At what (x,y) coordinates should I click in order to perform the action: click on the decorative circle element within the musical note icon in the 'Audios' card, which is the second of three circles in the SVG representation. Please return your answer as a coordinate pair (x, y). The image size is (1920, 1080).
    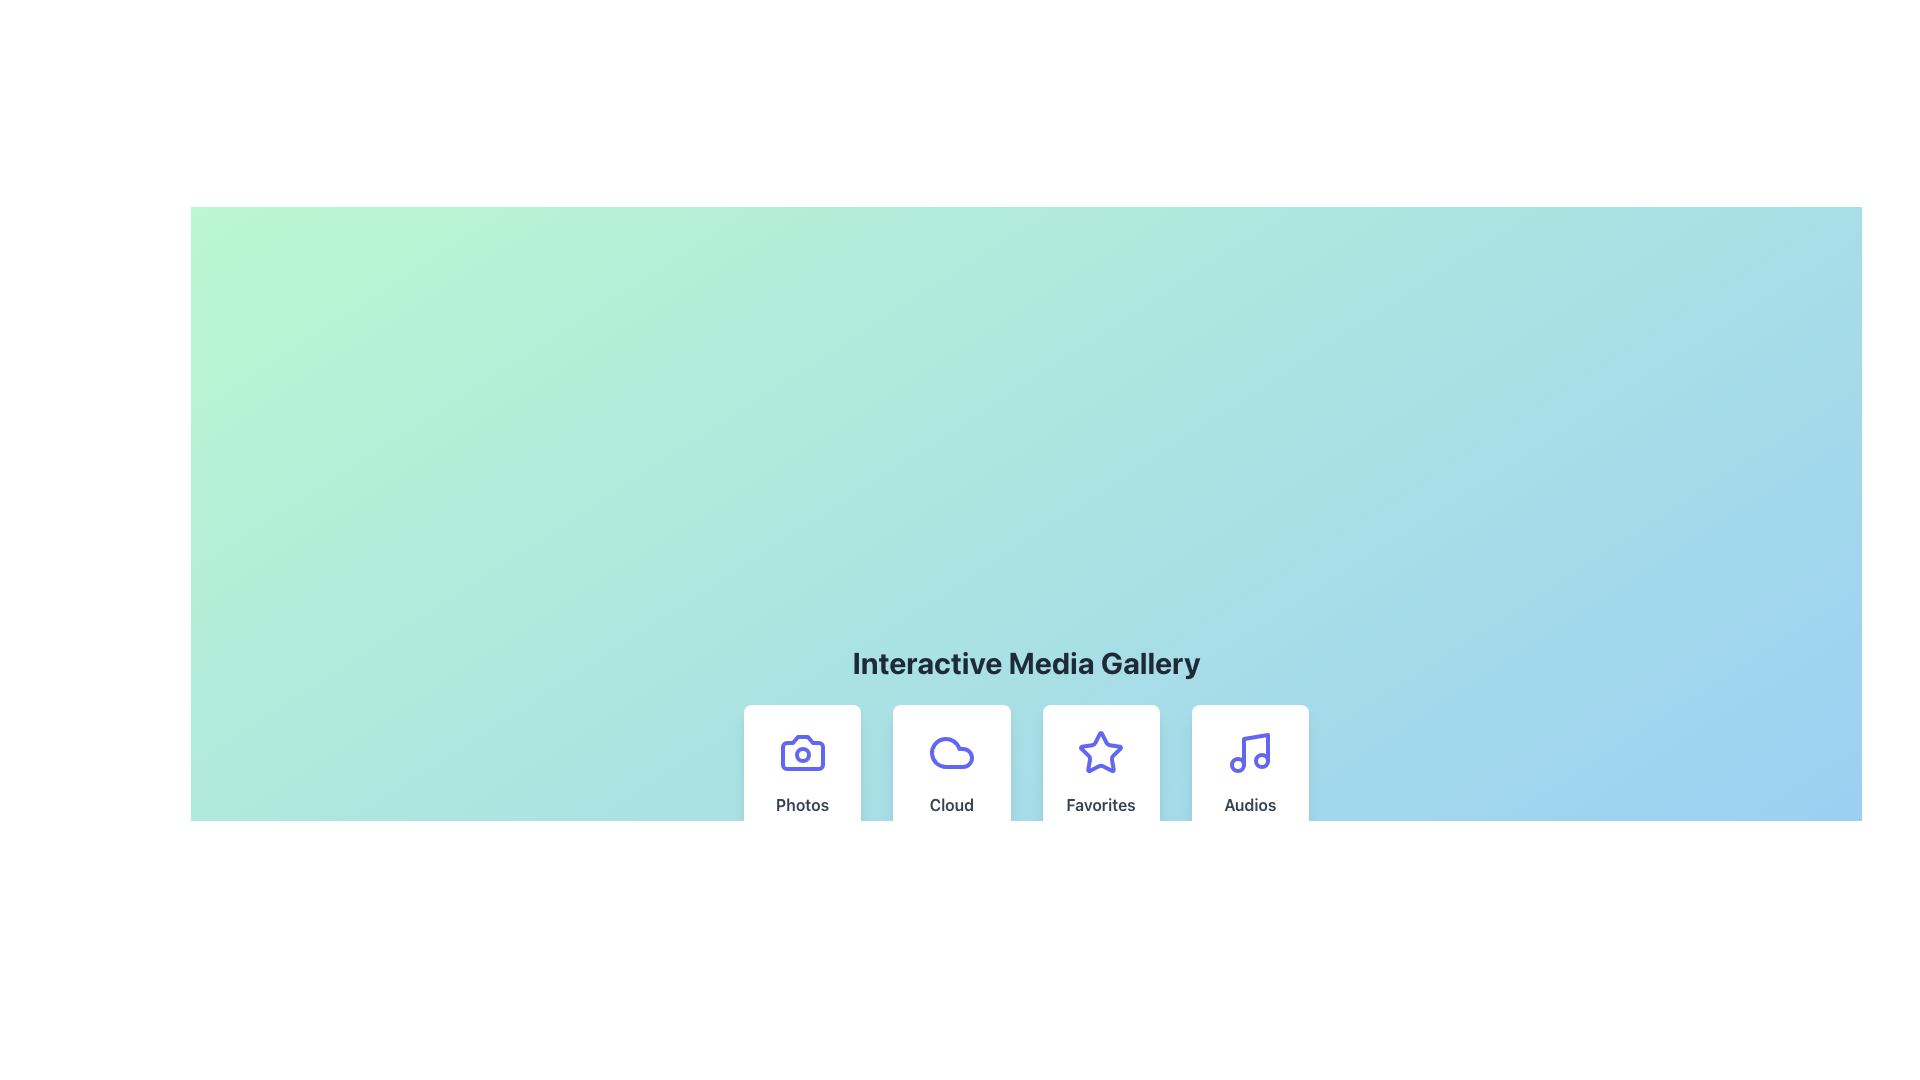
    Looking at the image, I should click on (1237, 764).